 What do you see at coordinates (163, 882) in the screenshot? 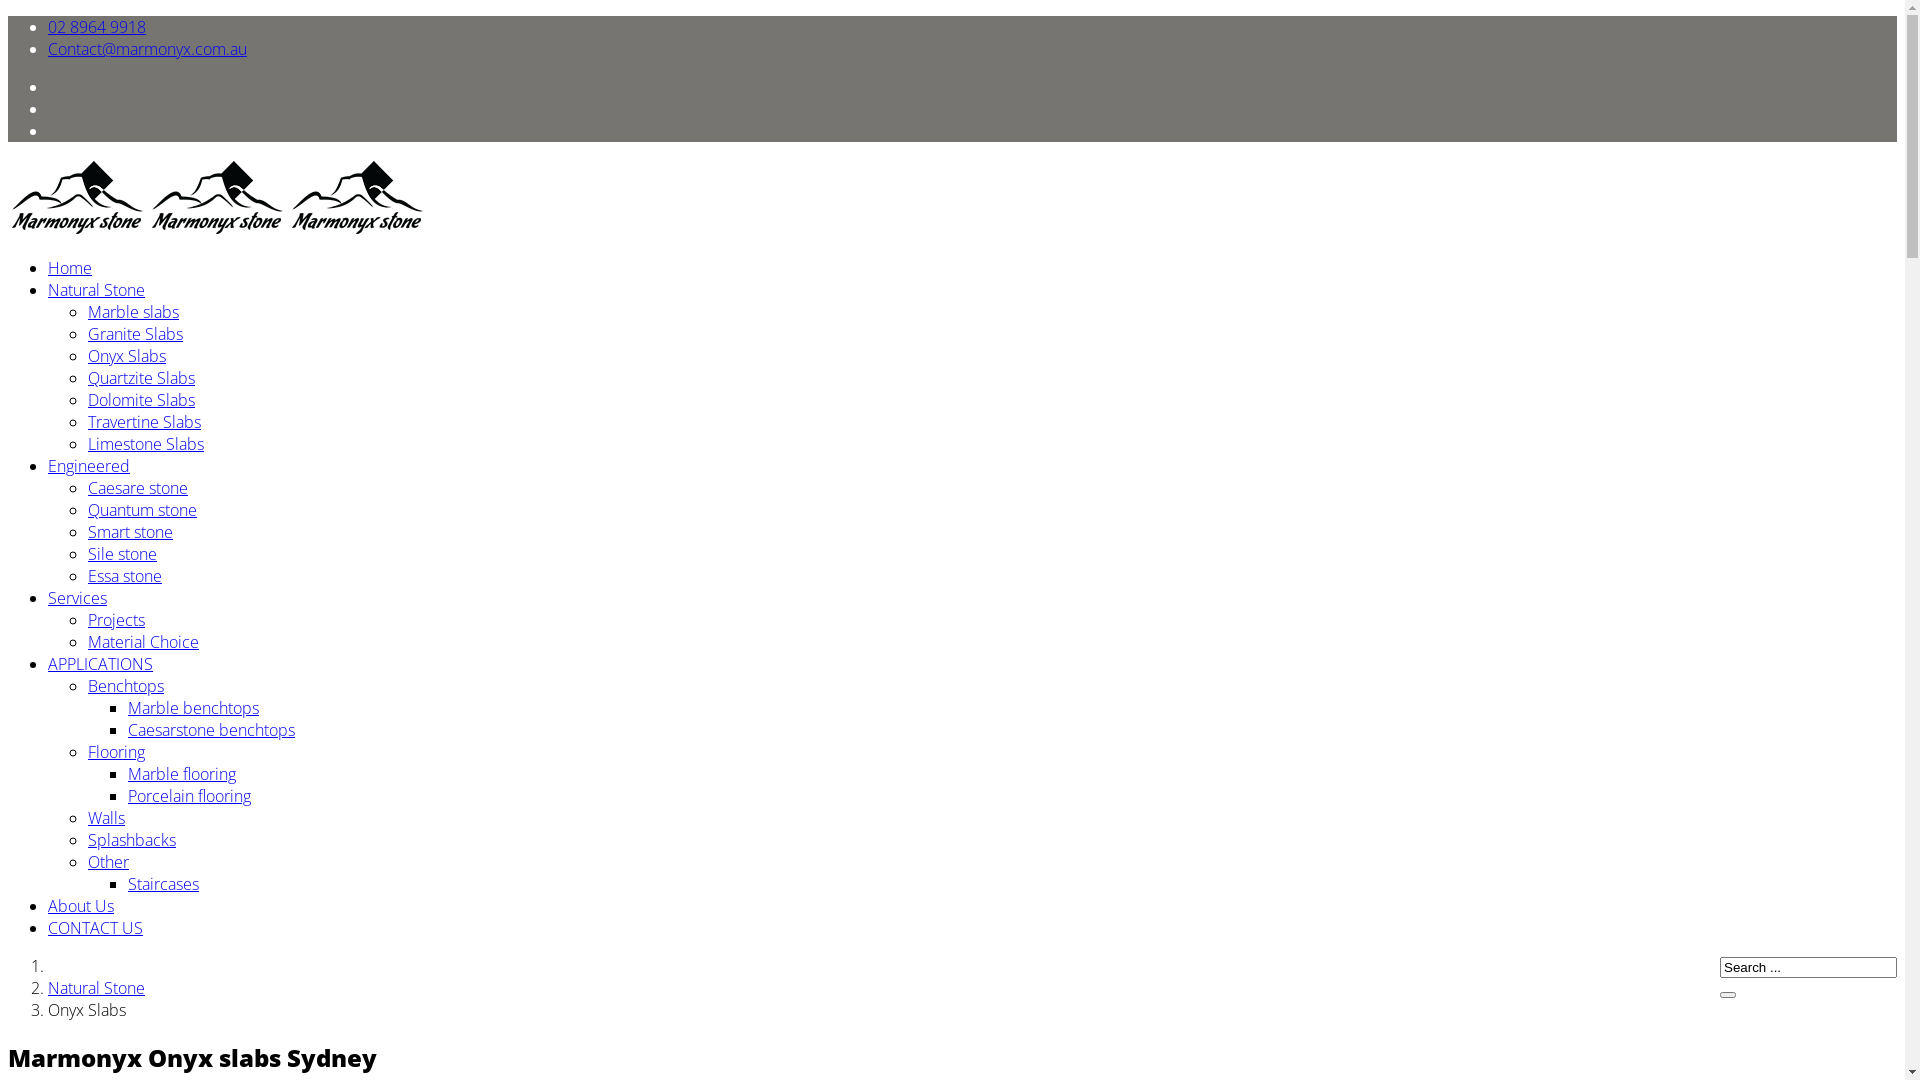
I see `'Staircases'` at bounding box center [163, 882].